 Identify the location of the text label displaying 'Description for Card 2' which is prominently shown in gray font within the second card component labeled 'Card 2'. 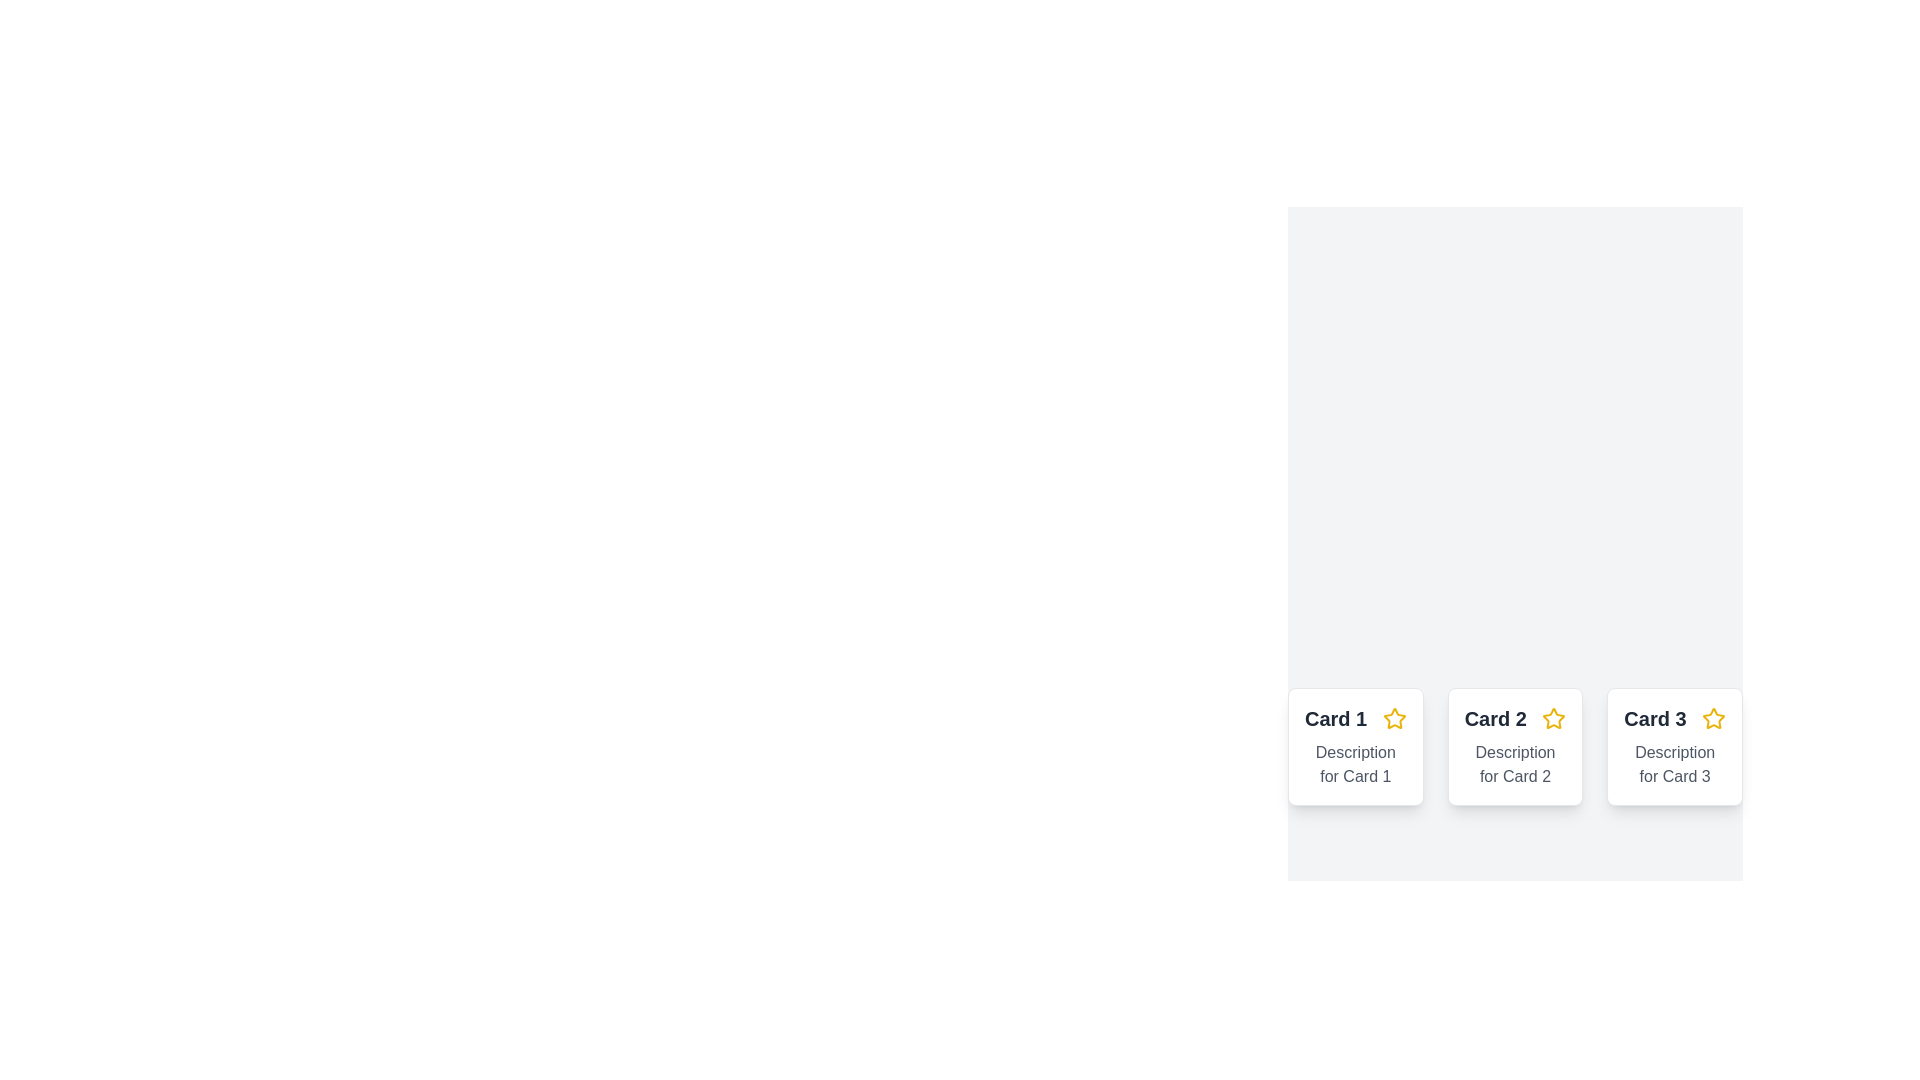
(1515, 764).